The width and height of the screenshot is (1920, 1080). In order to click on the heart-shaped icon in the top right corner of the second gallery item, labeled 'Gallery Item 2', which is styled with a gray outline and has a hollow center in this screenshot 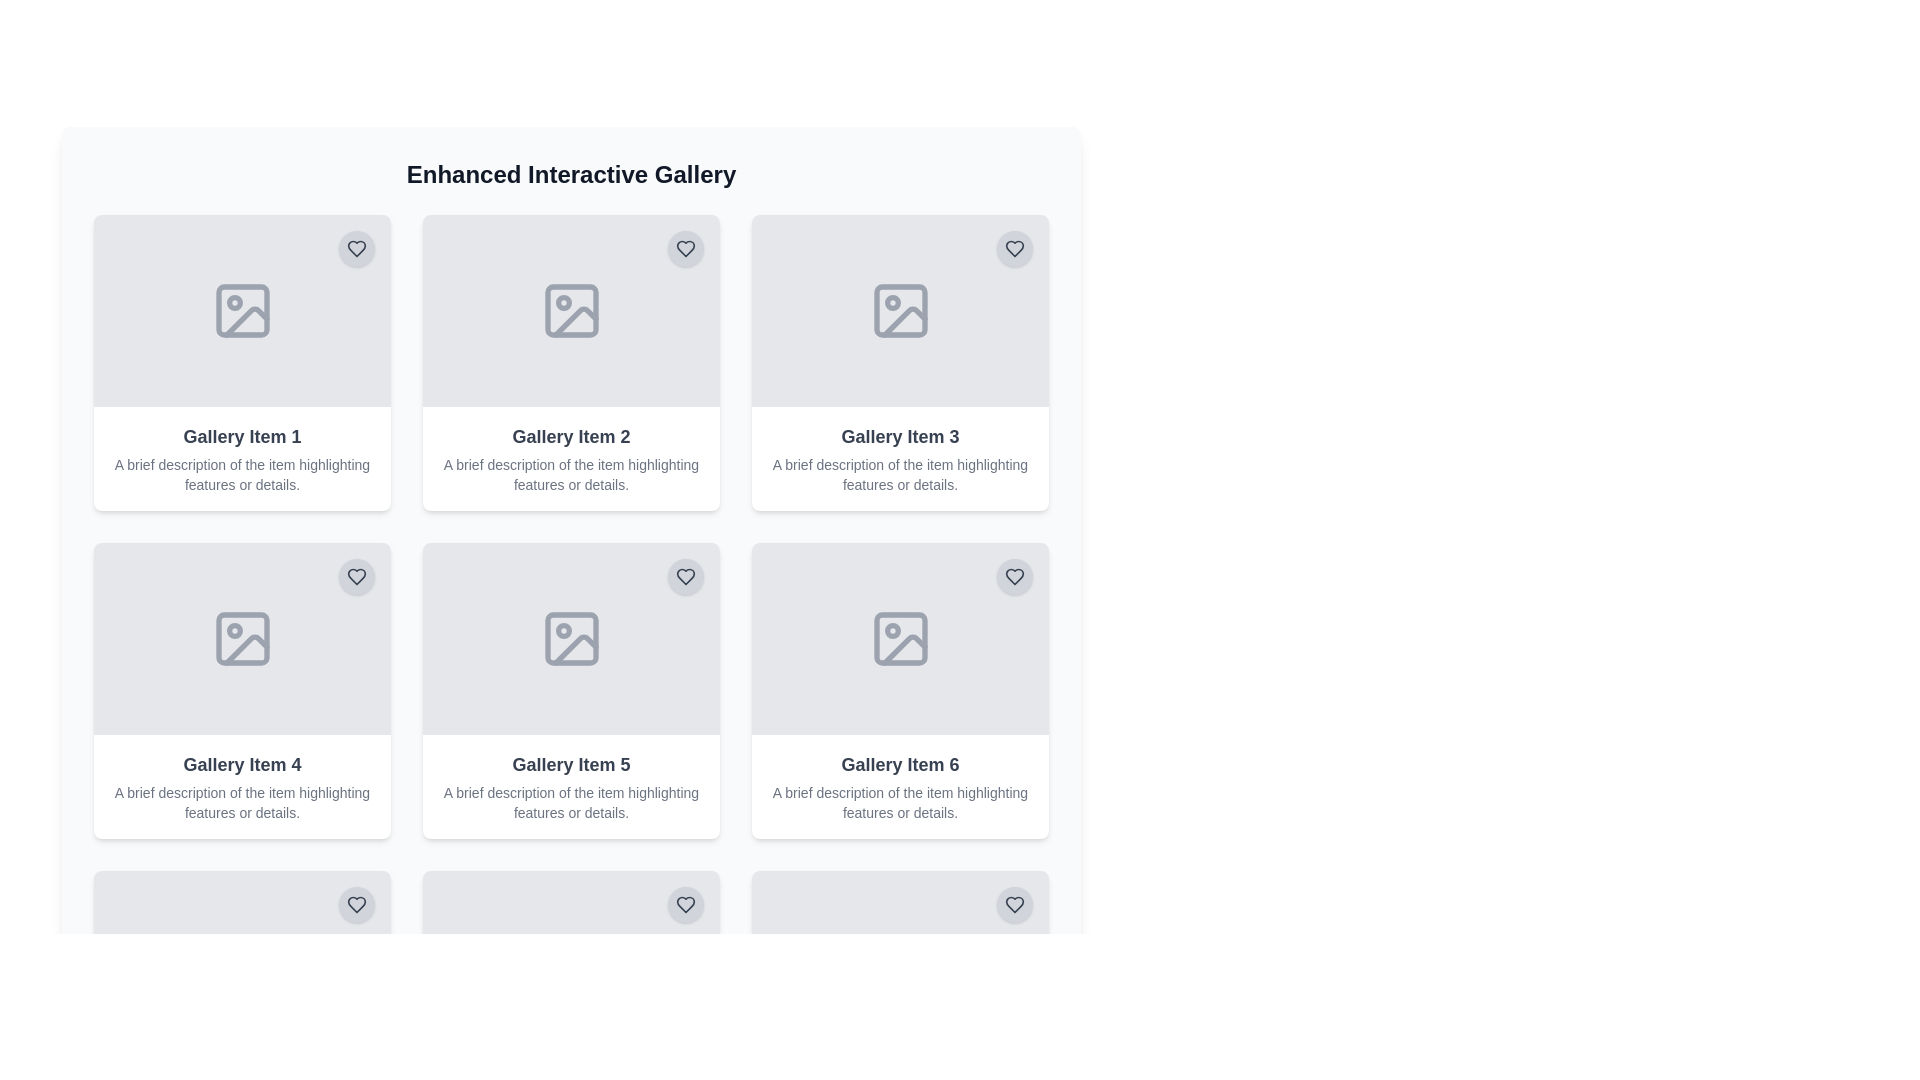, I will do `click(686, 248)`.